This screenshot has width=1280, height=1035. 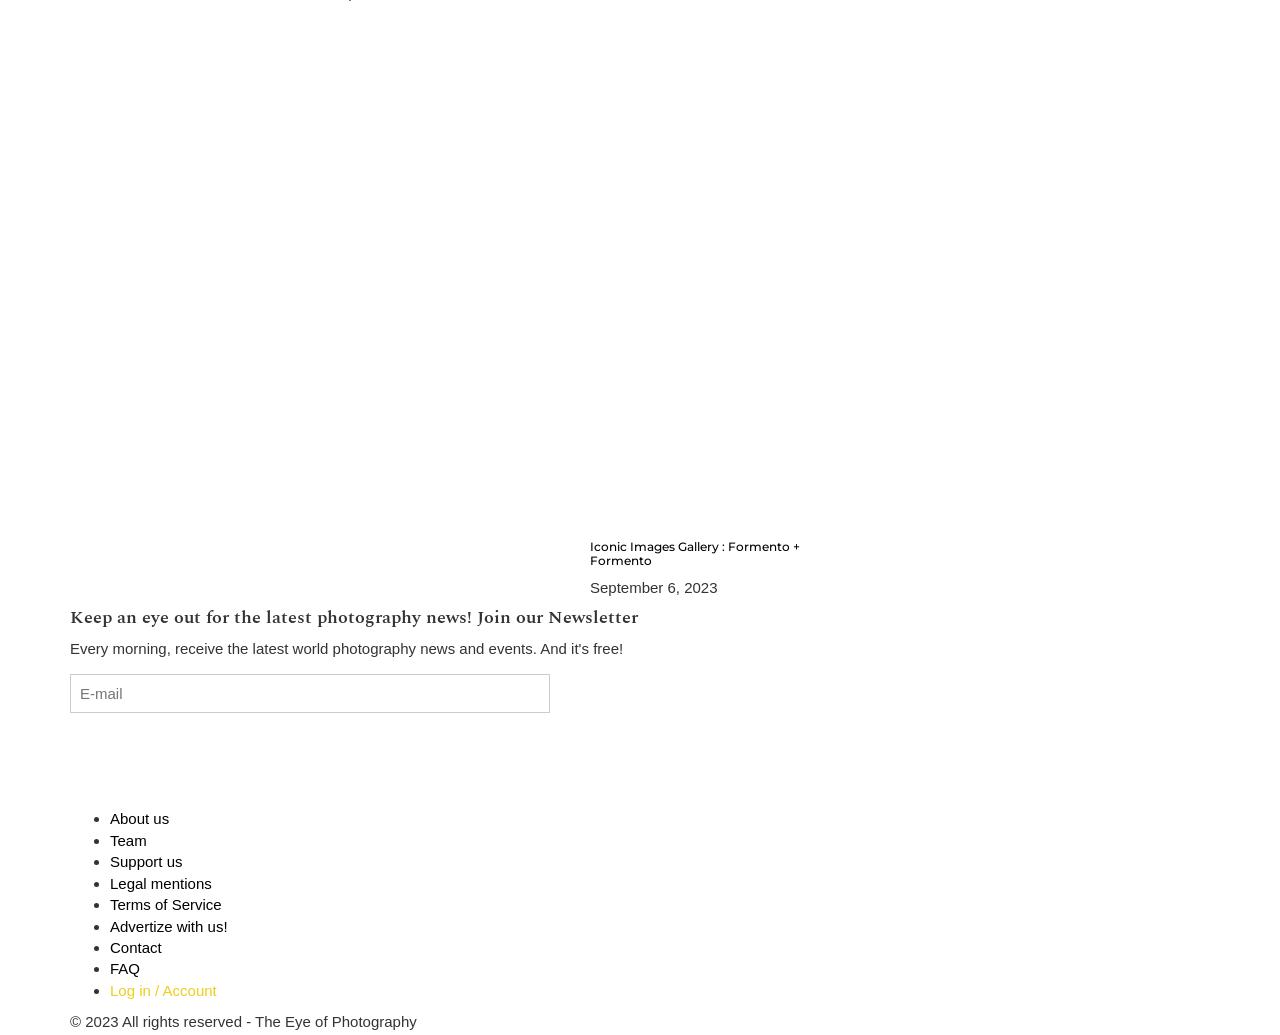 I want to click on 'Iconic Images Gallery : Formento + Formento', so click(x=694, y=552).